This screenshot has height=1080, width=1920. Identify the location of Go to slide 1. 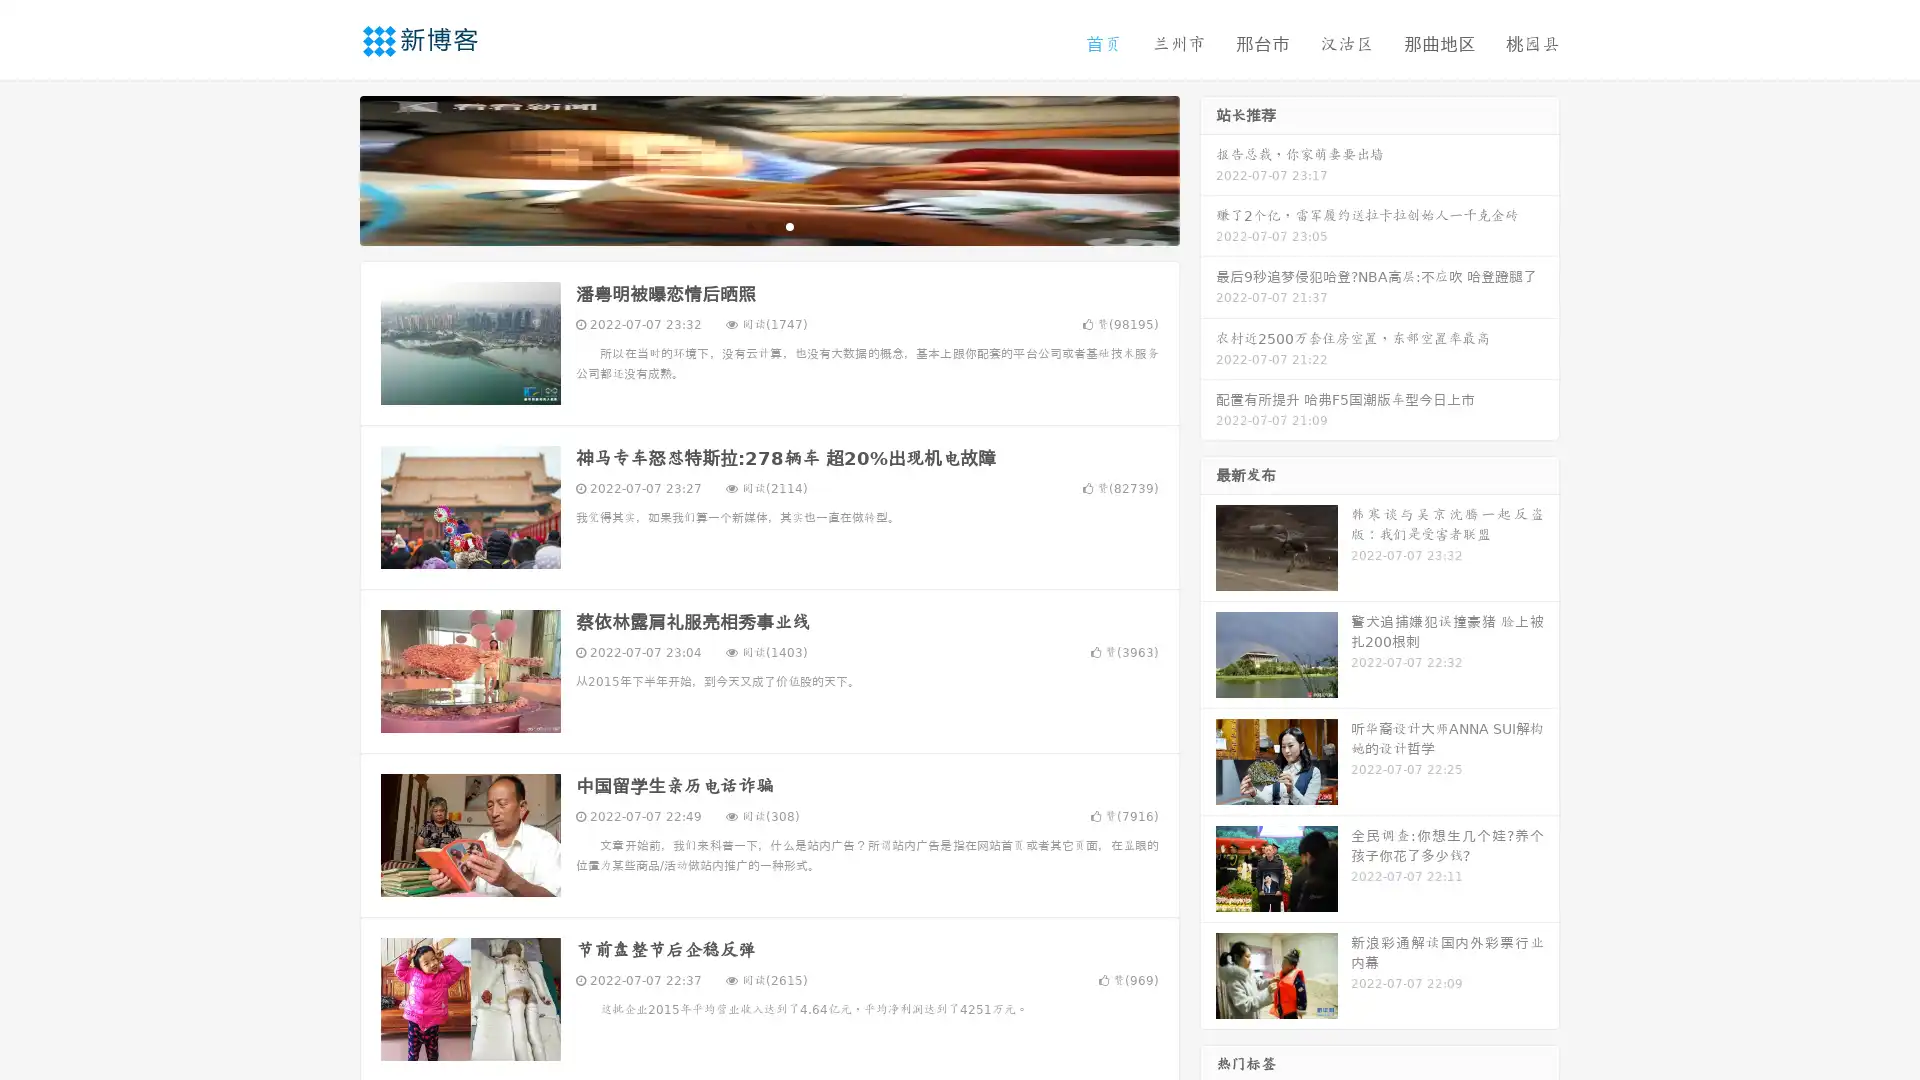
(748, 225).